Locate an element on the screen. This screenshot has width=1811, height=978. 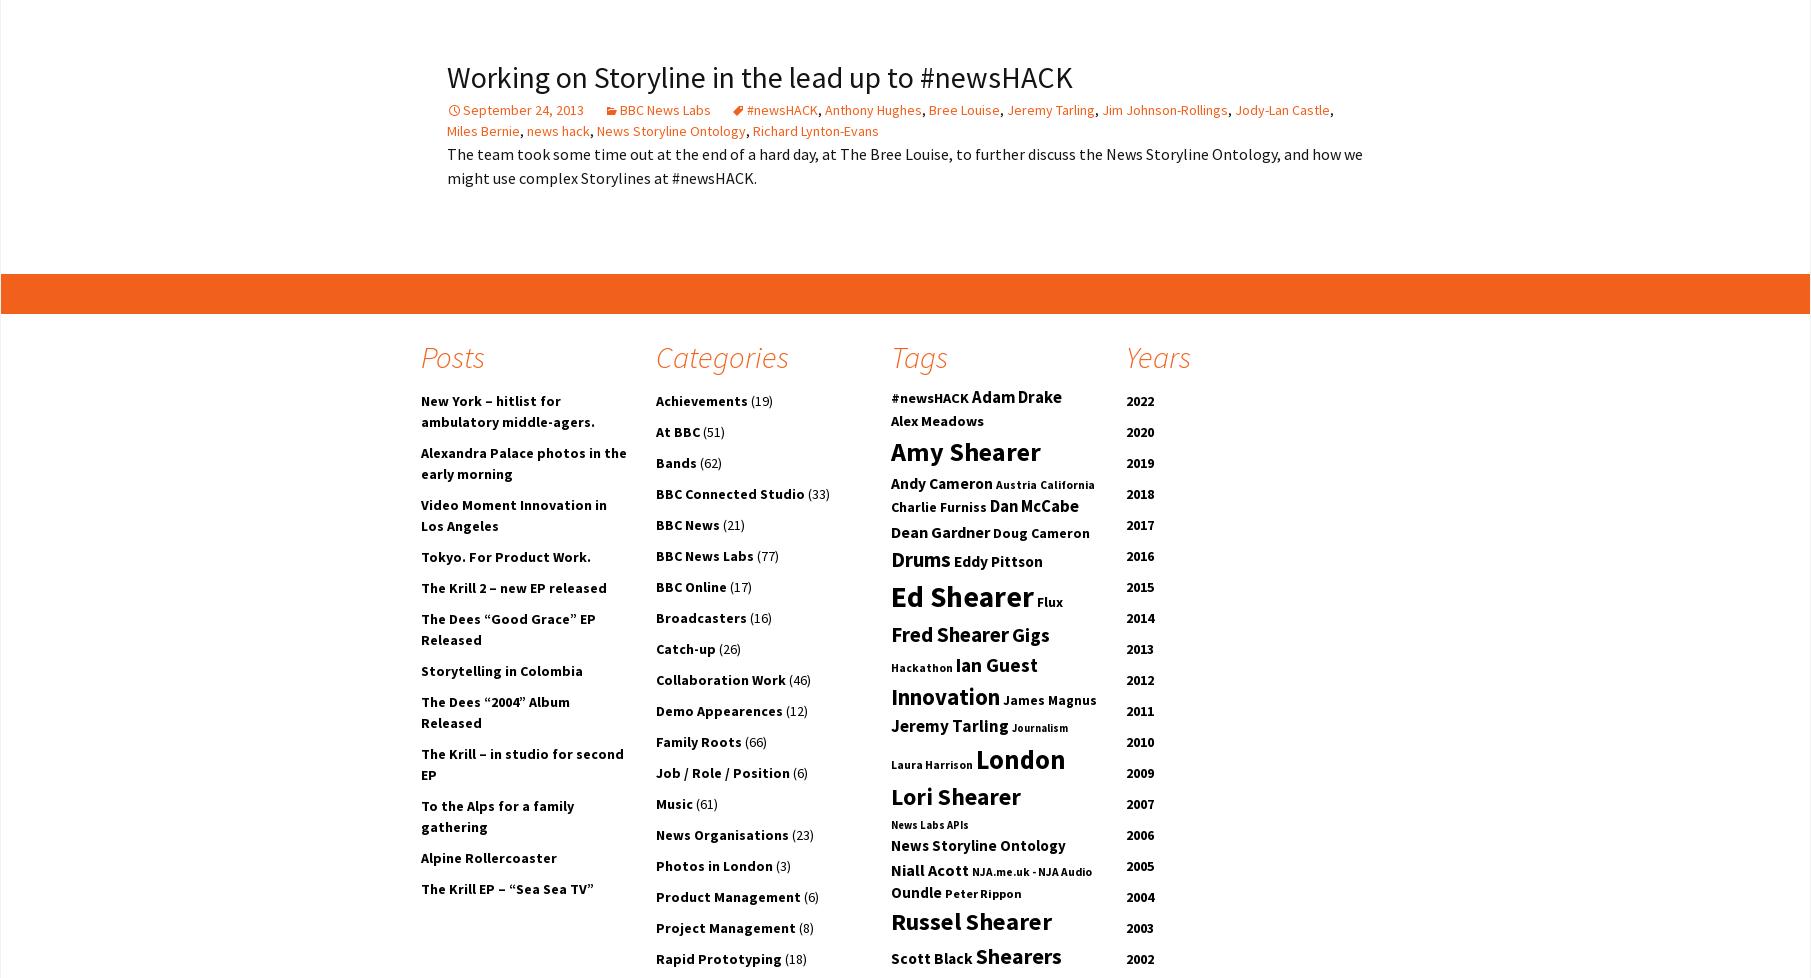
'Richard Lynton-Evans' is located at coordinates (814, 129).